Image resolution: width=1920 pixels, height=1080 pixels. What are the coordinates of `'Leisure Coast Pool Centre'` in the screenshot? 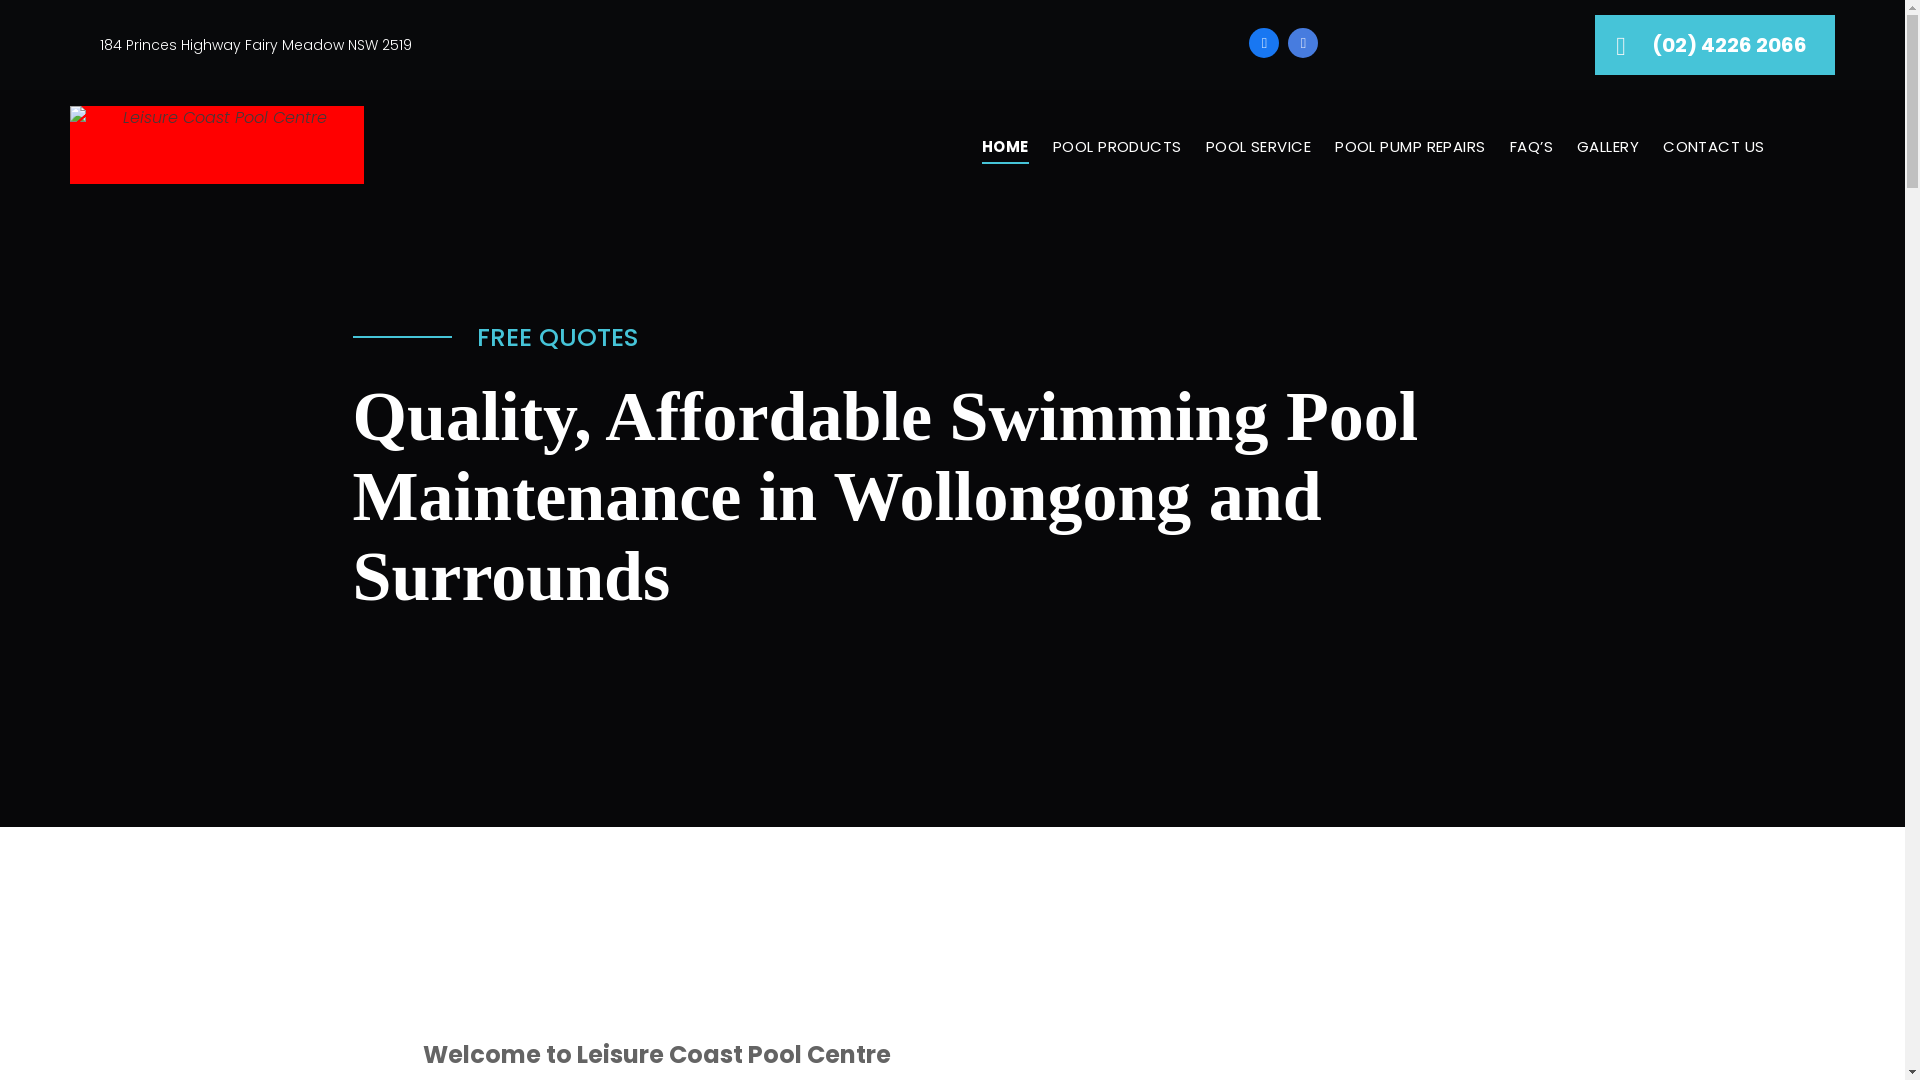 It's located at (216, 144).